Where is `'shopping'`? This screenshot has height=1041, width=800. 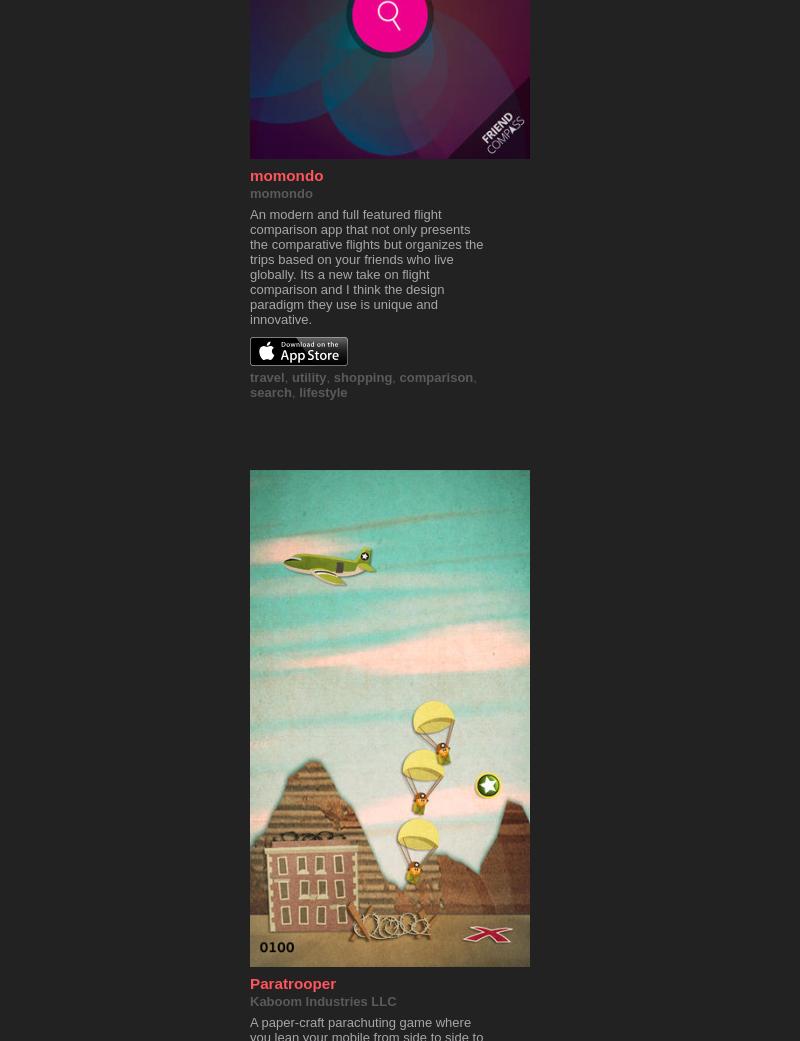 'shopping' is located at coordinates (362, 377).